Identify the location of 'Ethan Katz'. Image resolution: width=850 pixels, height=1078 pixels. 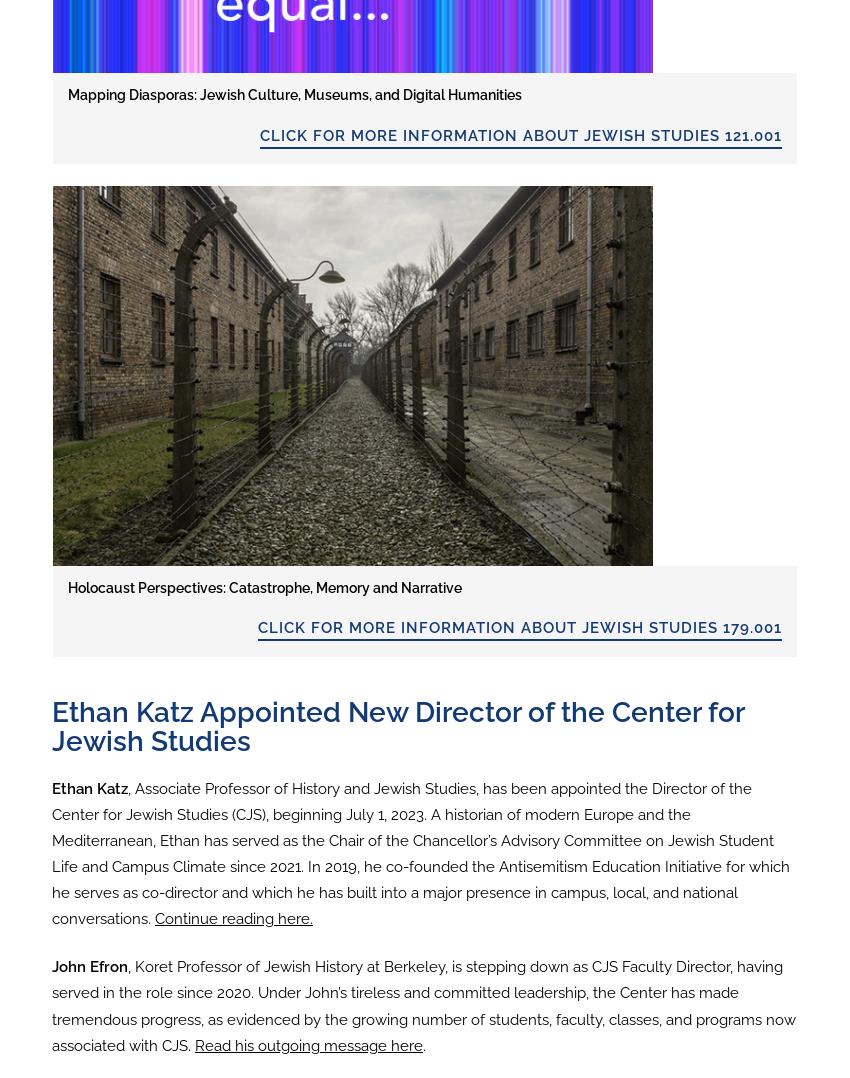
(89, 787).